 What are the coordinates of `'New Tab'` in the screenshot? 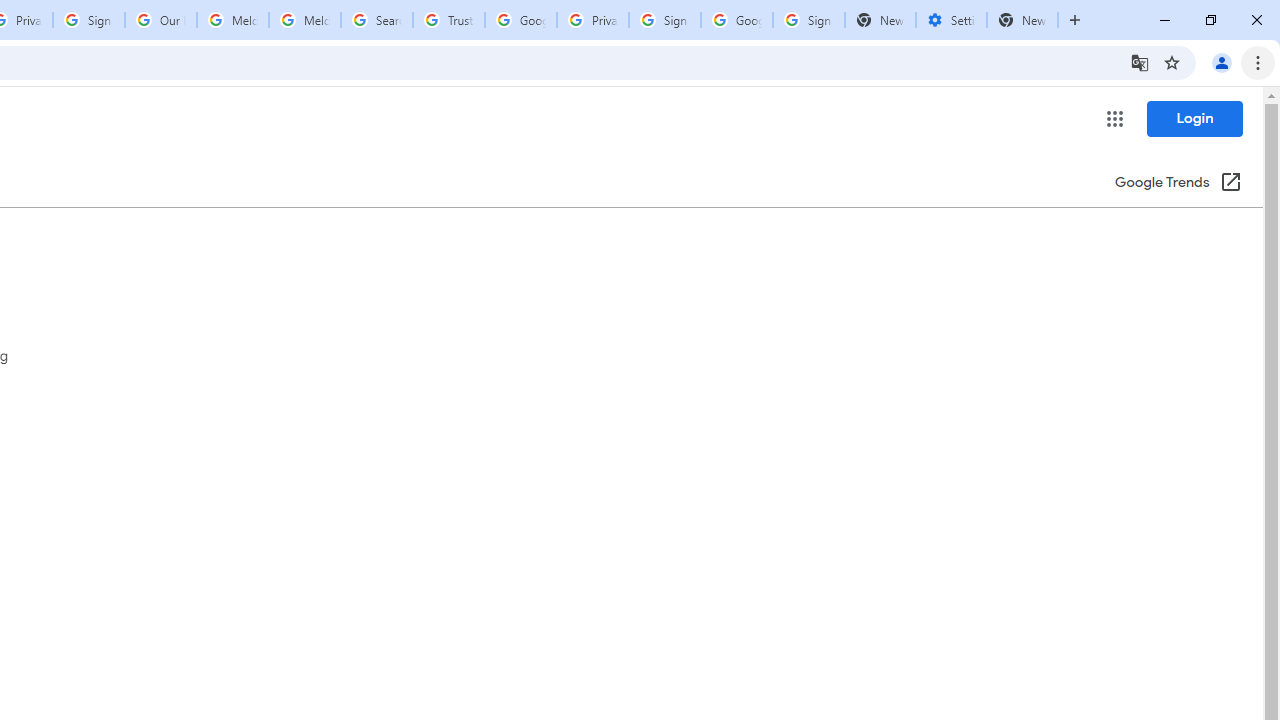 It's located at (1022, 20).